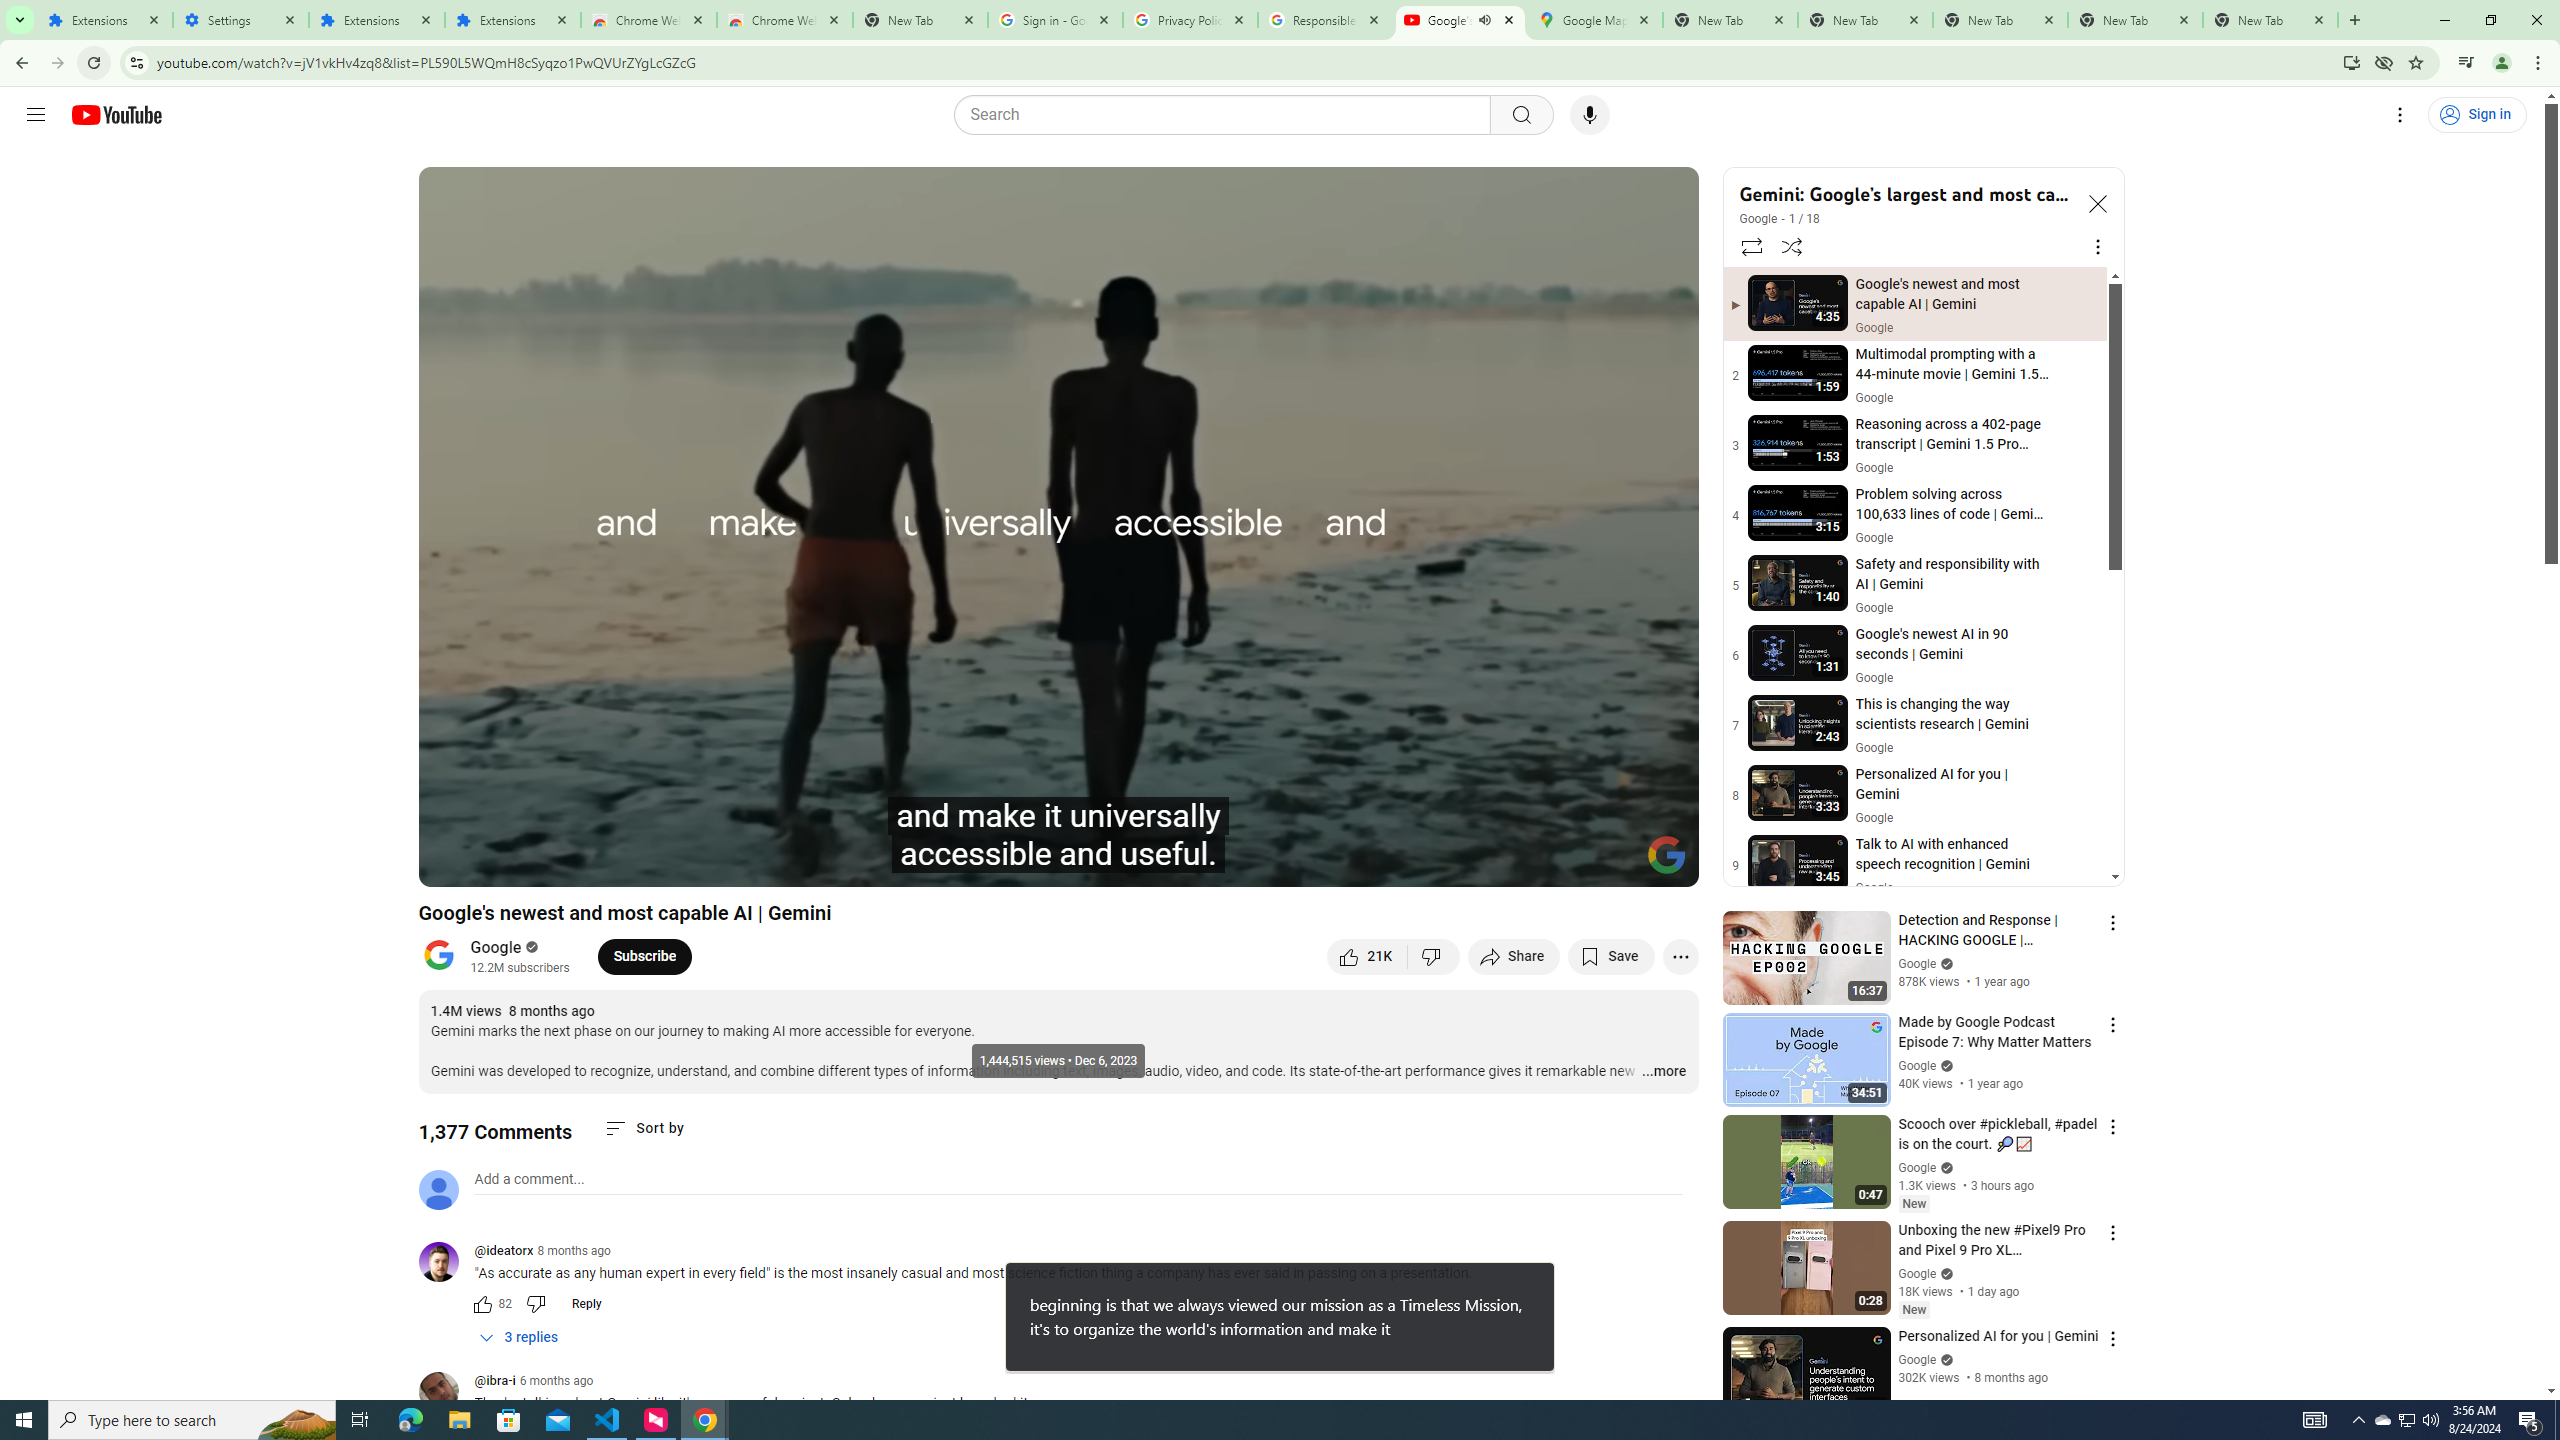  What do you see at coordinates (456, 862) in the screenshot?
I see `'Previous (SHIFT+p)'` at bounding box center [456, 862].